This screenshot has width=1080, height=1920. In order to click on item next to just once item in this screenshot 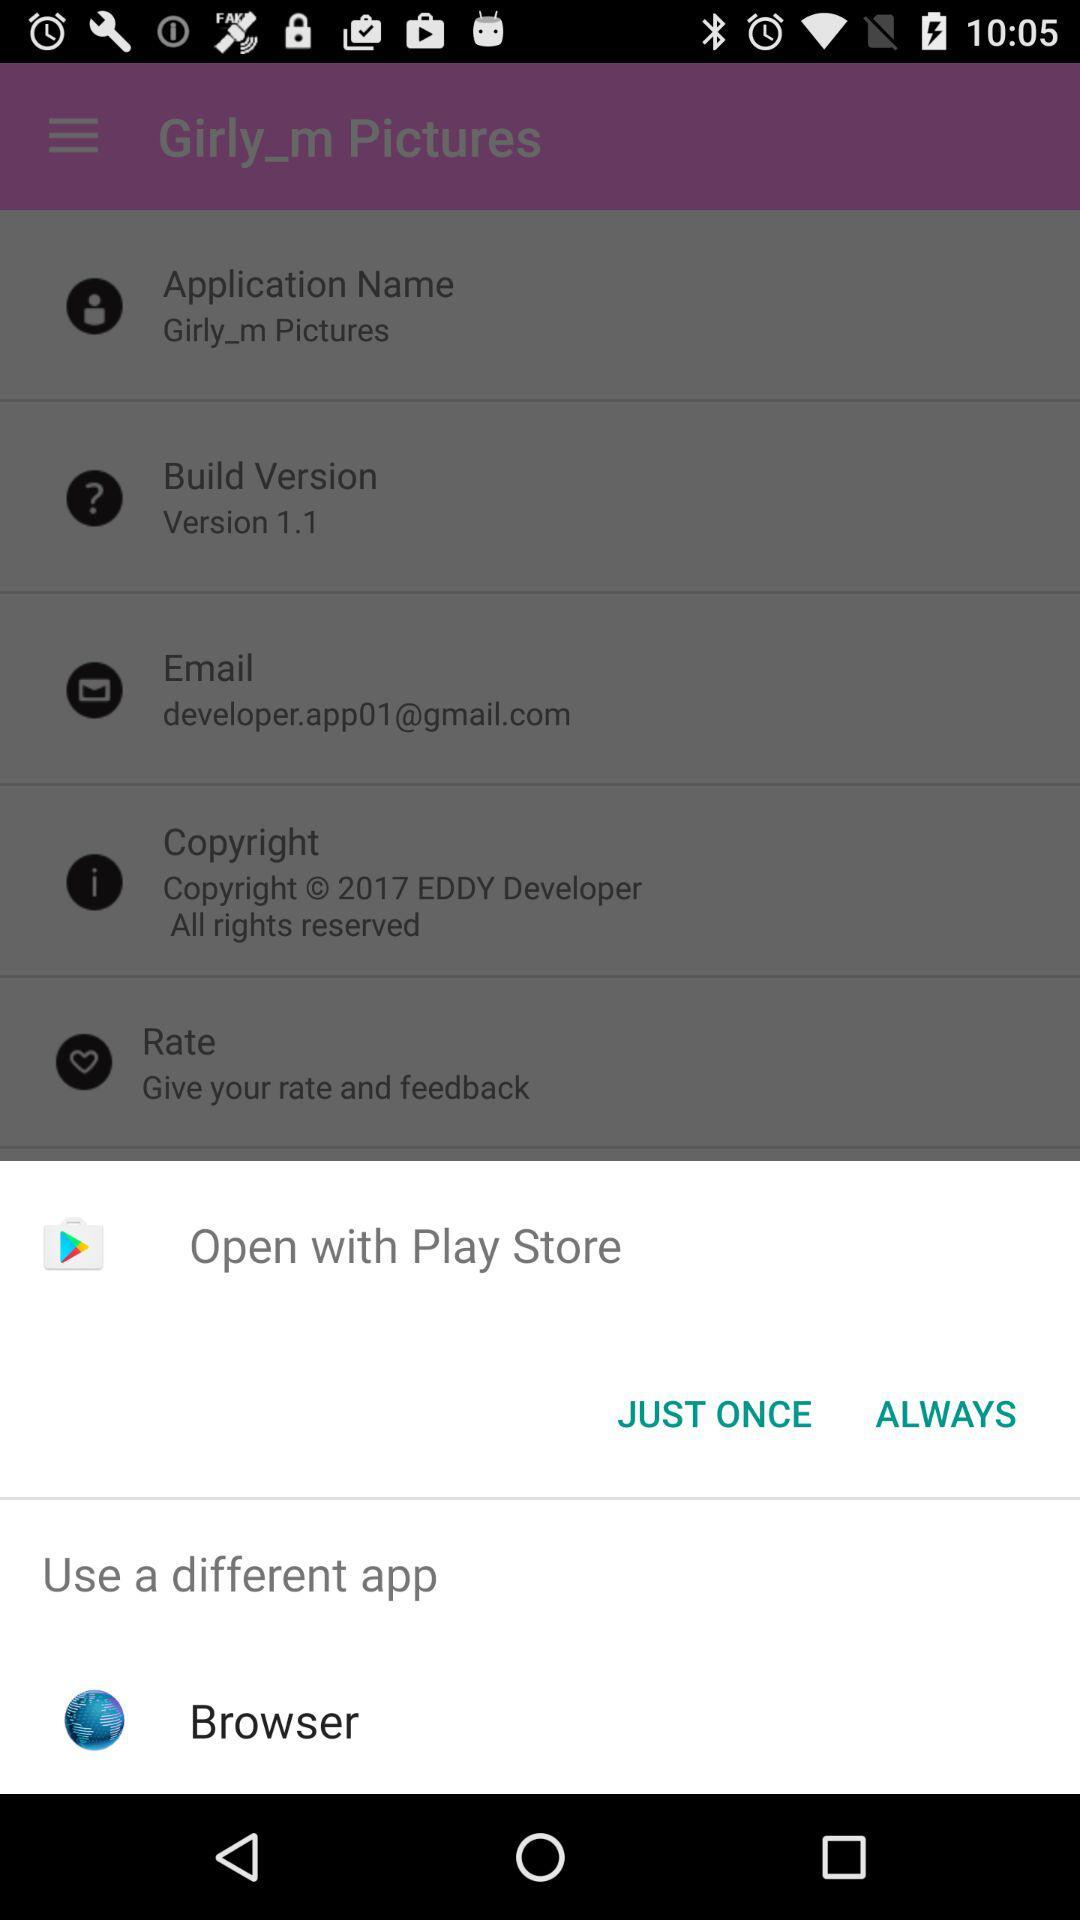, I will do `click(945, 1411)`.